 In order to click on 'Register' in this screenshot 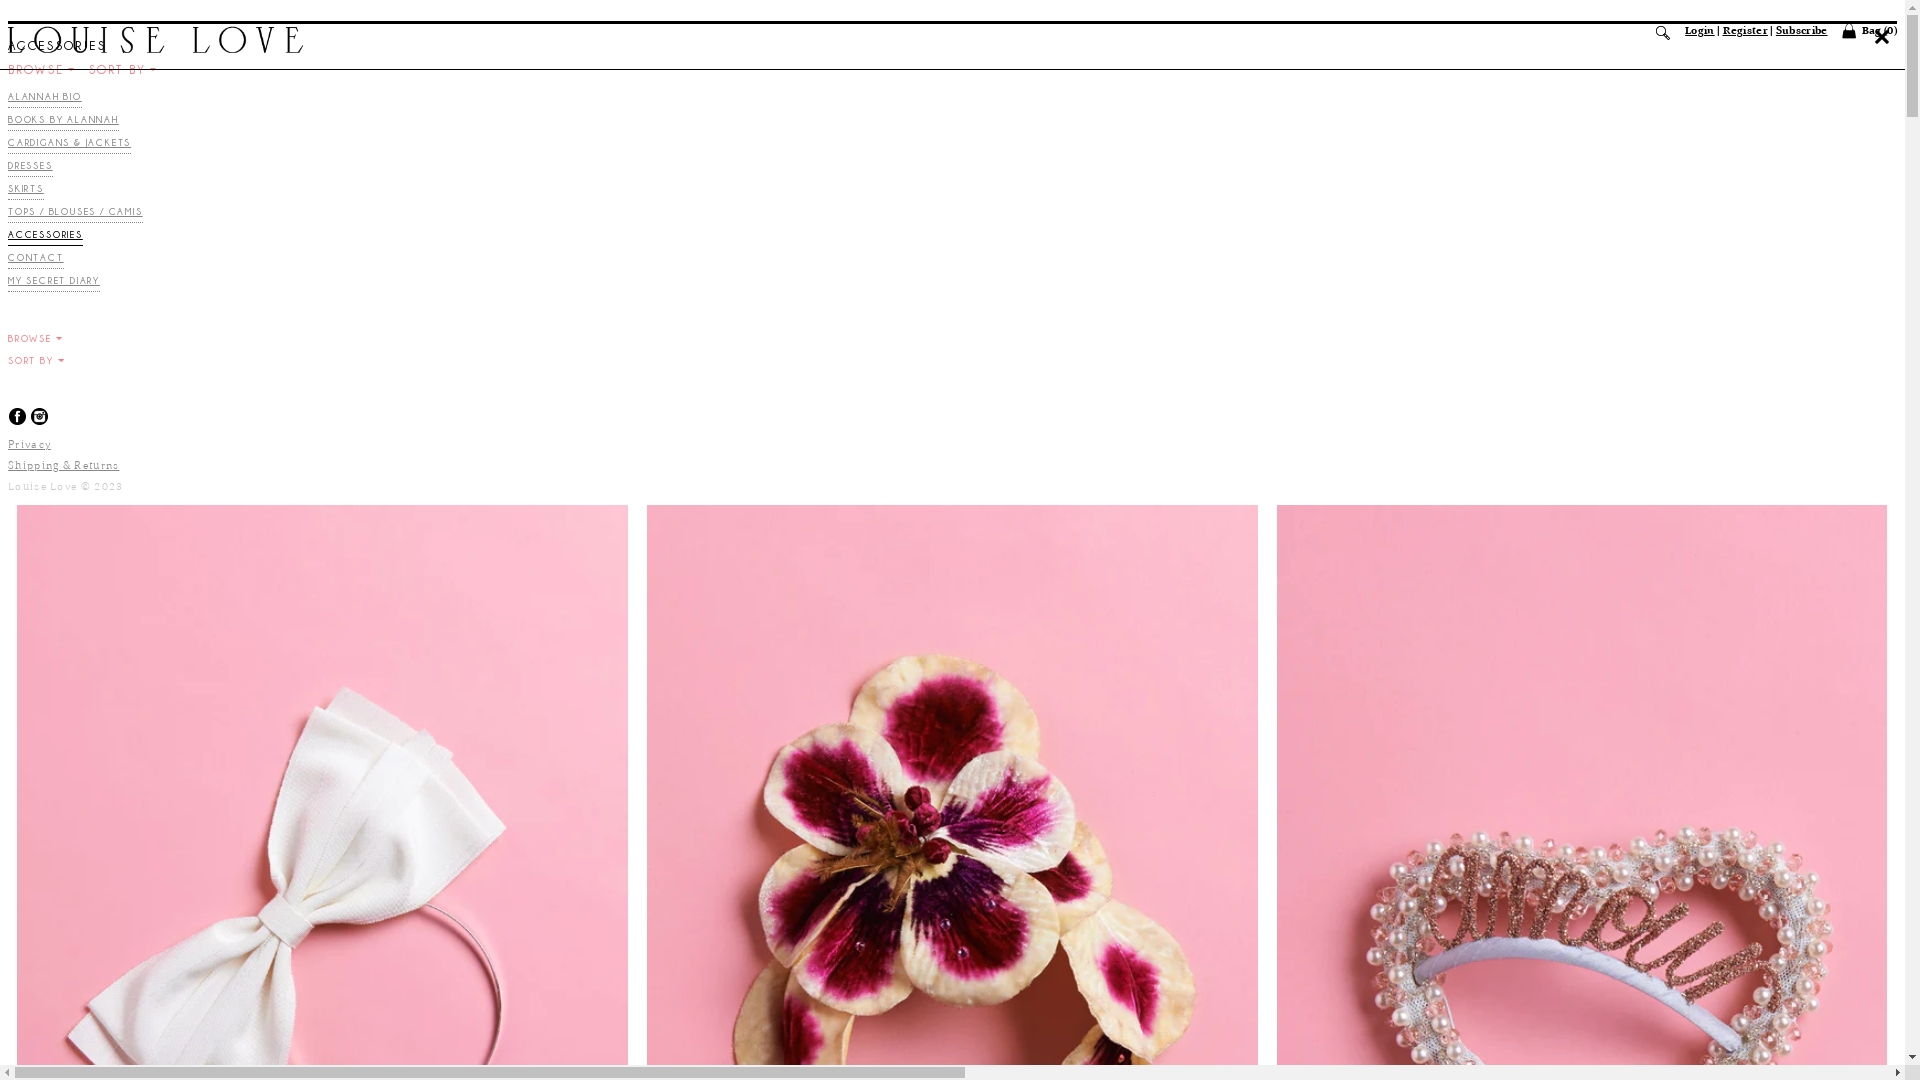, I will do `click(1744, 30)`.